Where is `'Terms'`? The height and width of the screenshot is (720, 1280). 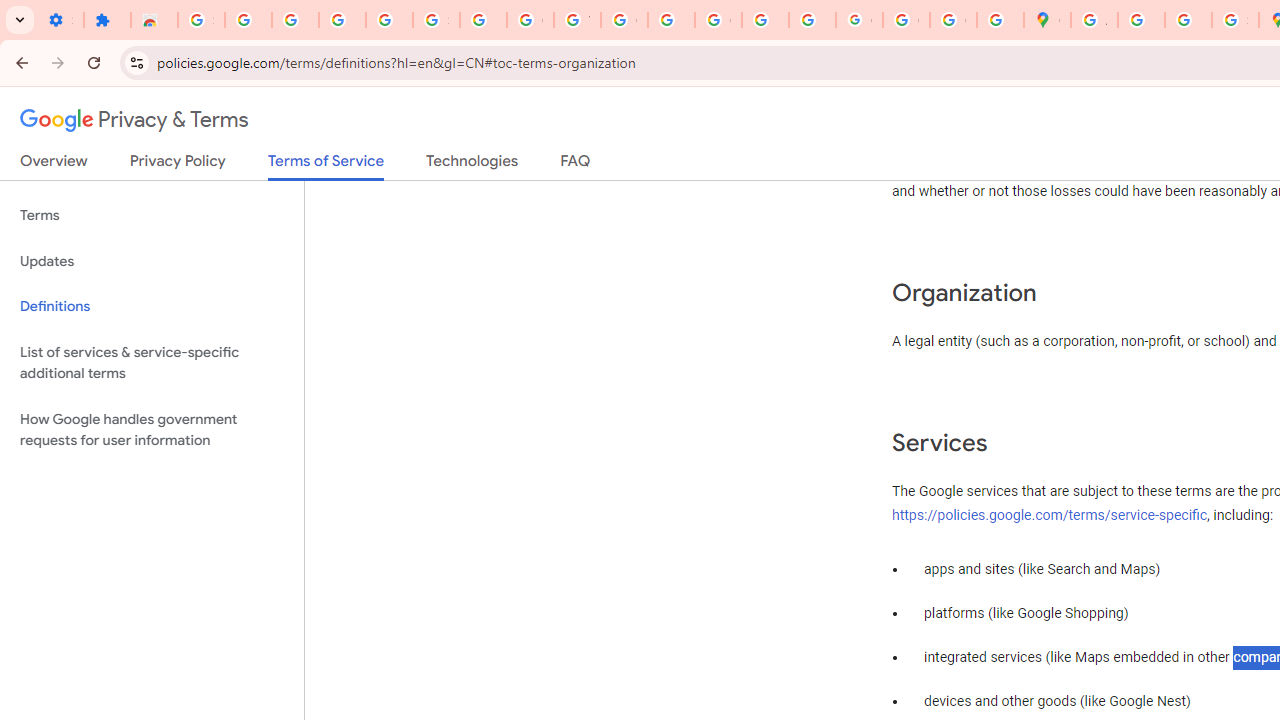
'Terms' is located at coordinates (151, 216).